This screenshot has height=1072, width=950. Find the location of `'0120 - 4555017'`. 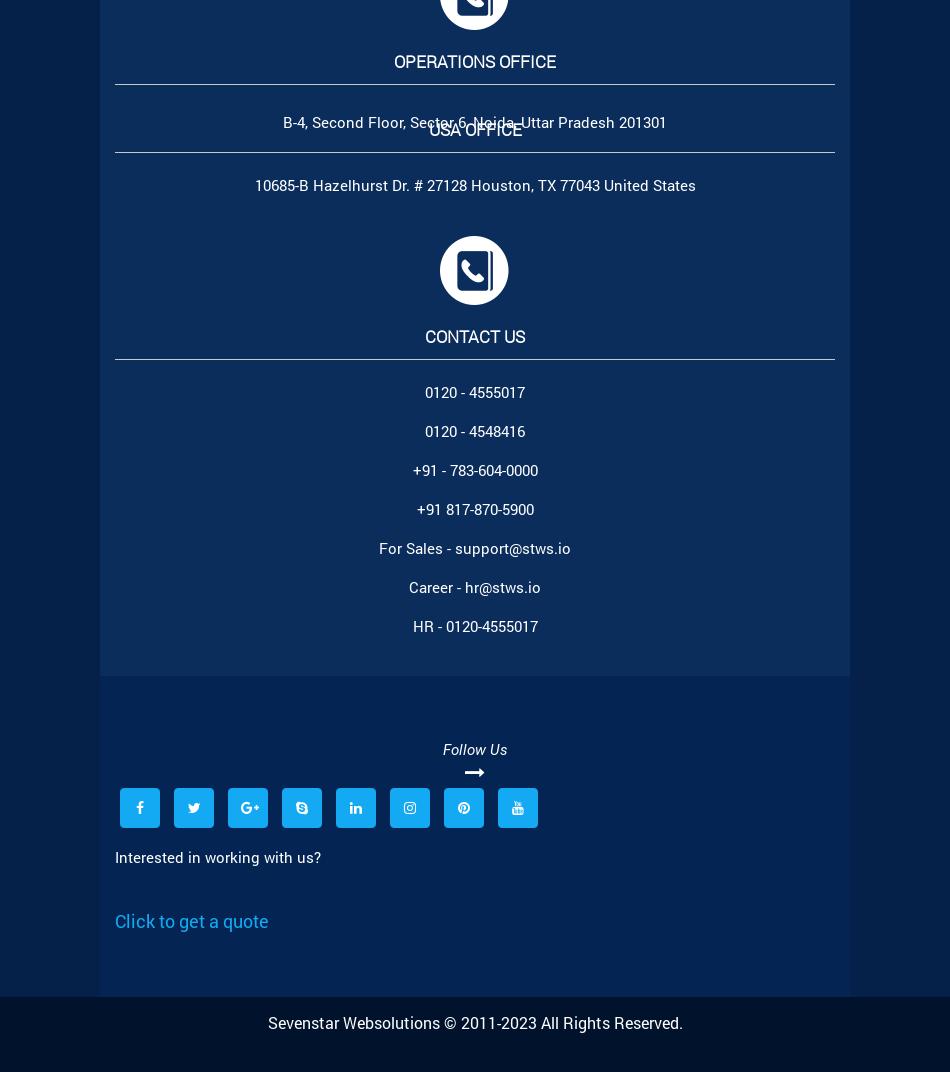

'0120 - 4555017' is located at coordinates (475, 392).